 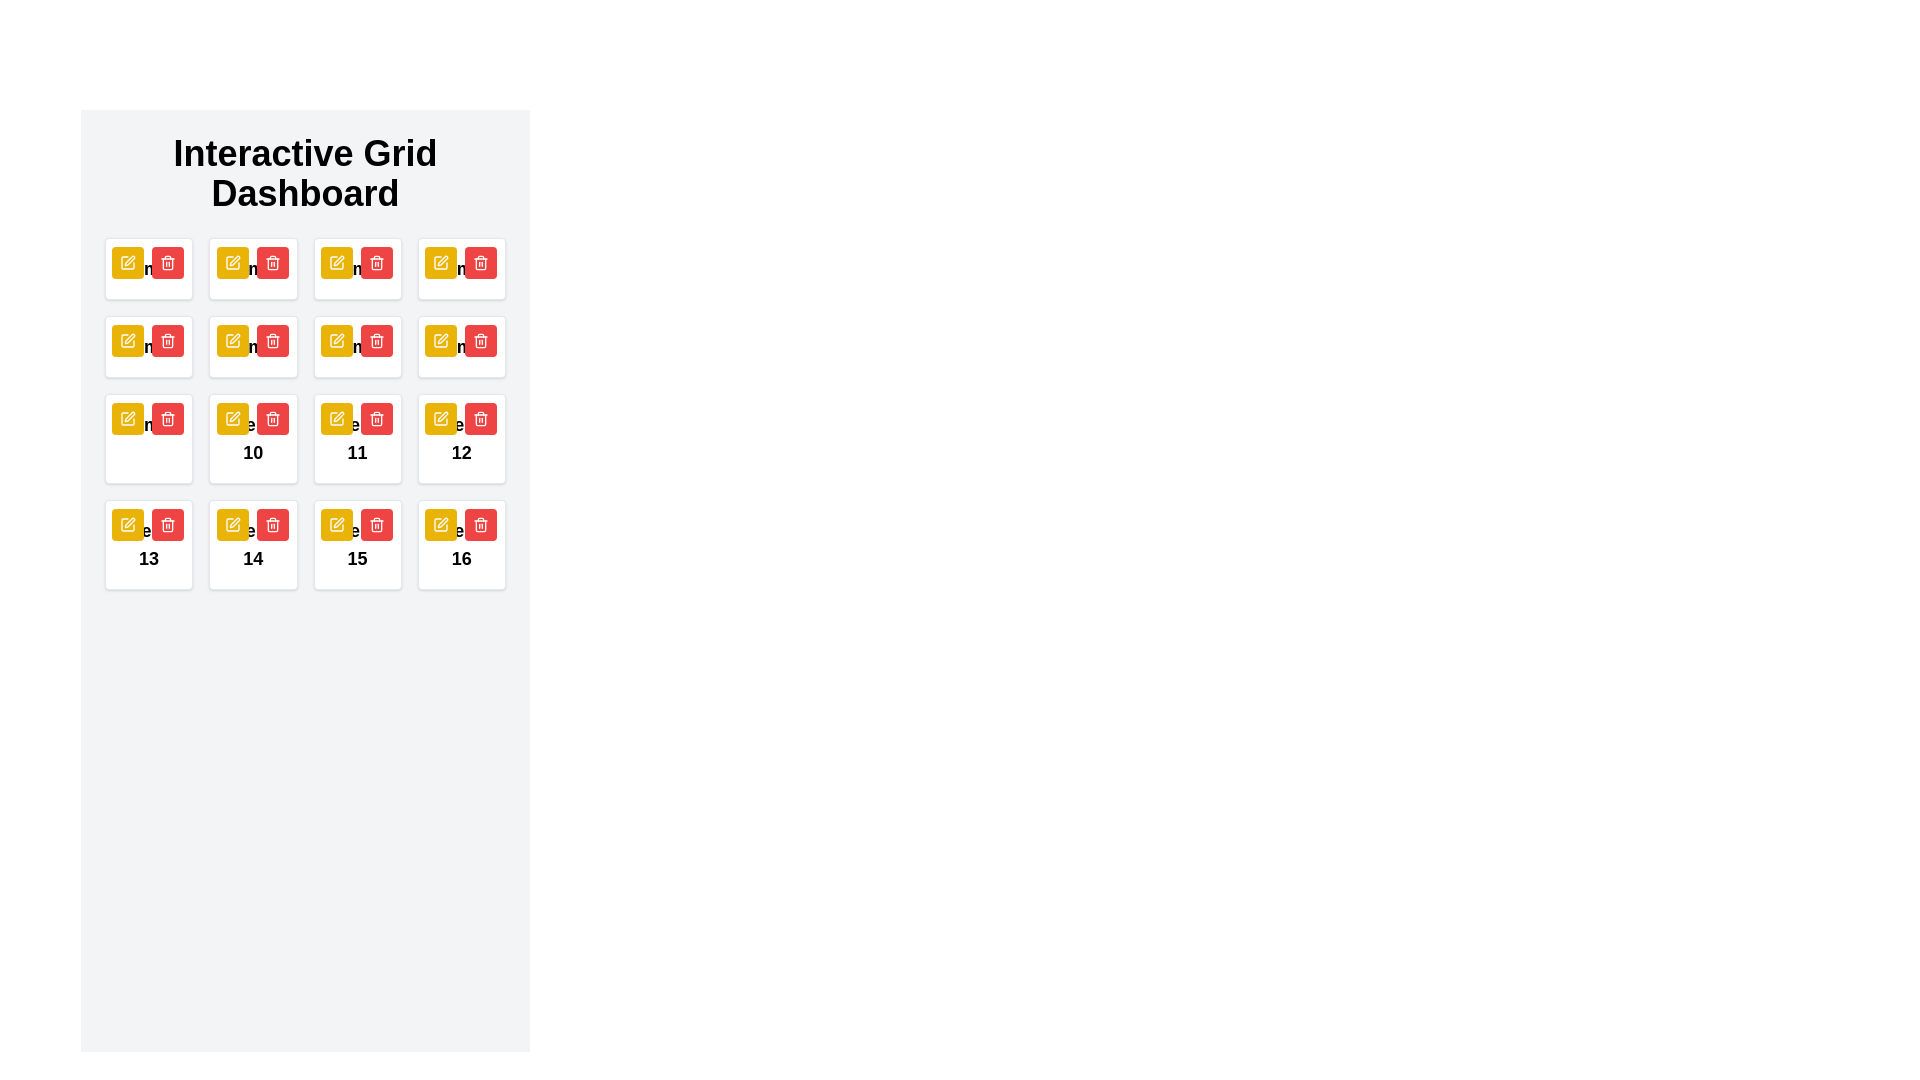 What do you see at coordinates (252, 268) in the screenshot?
I see `the central text label that describes the content of the associated card located in the second position of the first row of the grid layout` at bounding box center [252, 268].